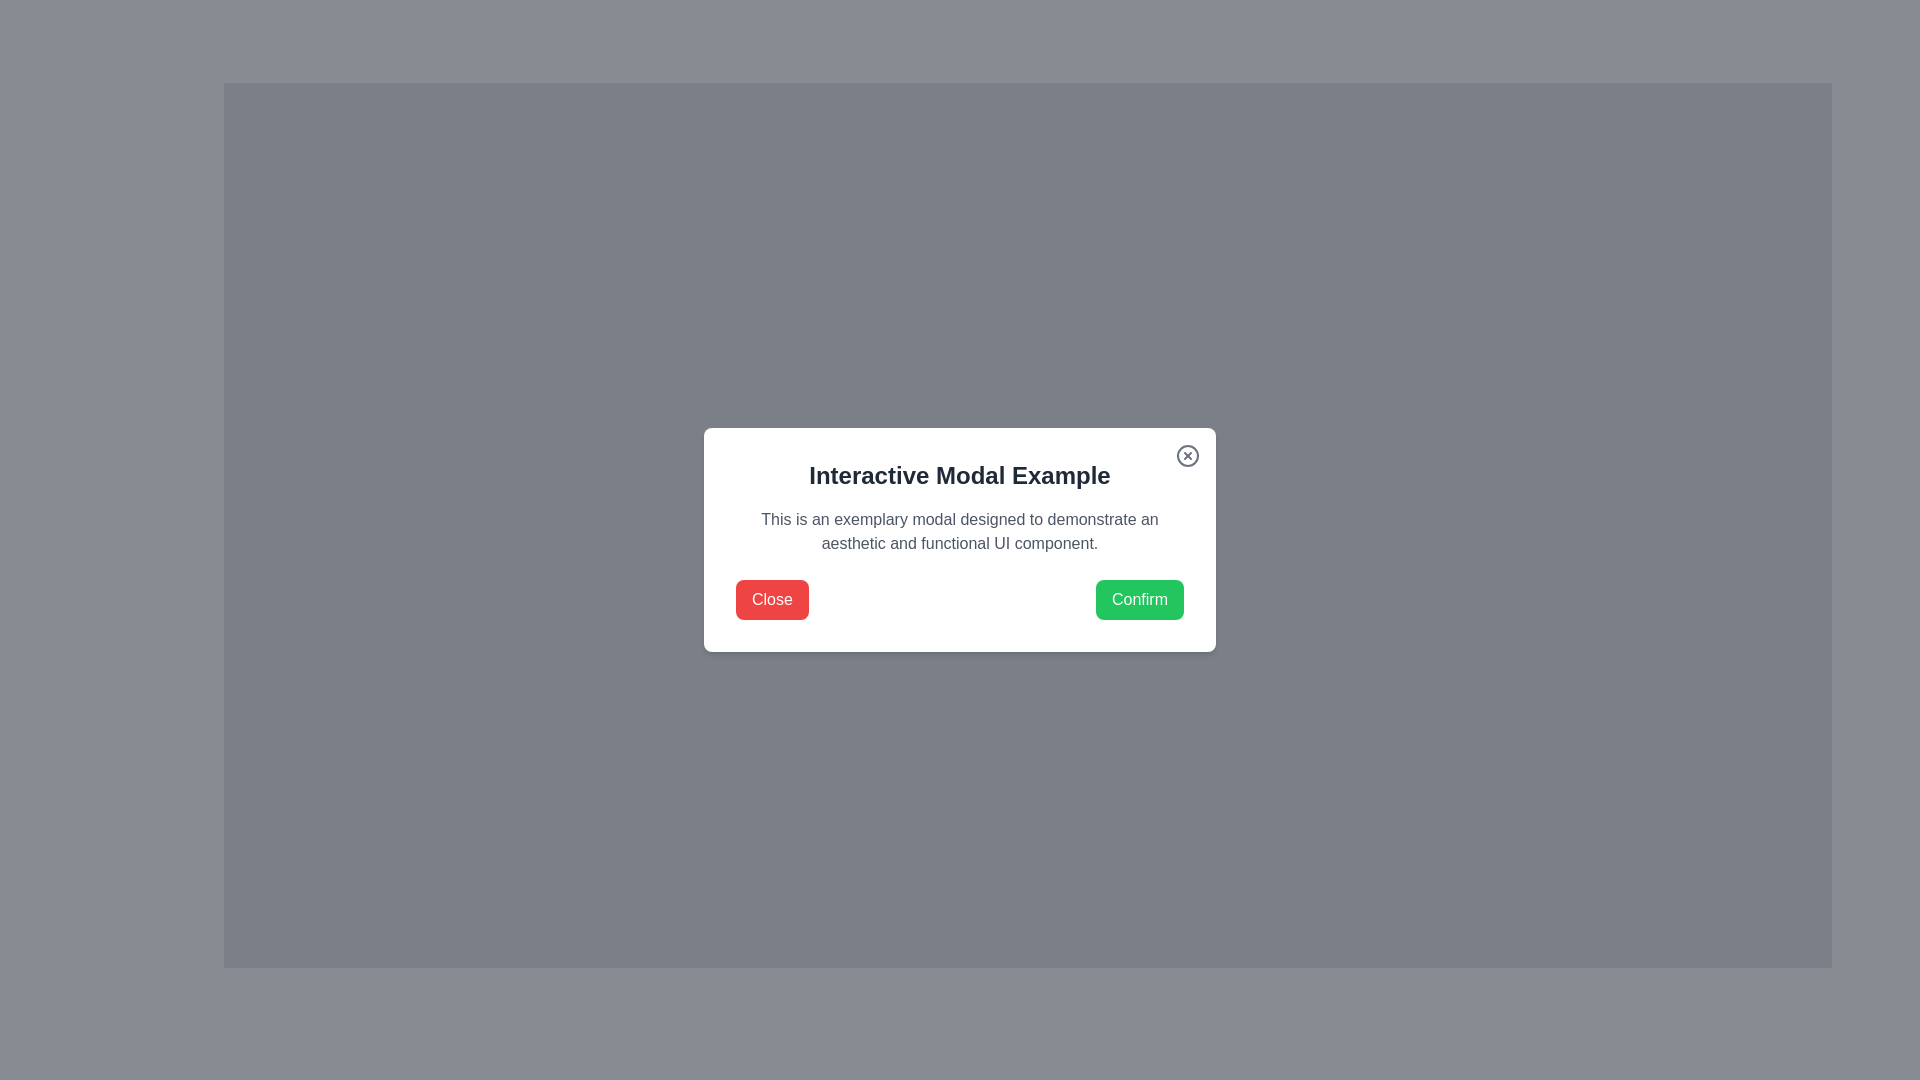  Describe the element at coordinates (771, 599) in the screenshot. I see `the red rectangular button labeled 'Close' to observe the hover effects` at that location.